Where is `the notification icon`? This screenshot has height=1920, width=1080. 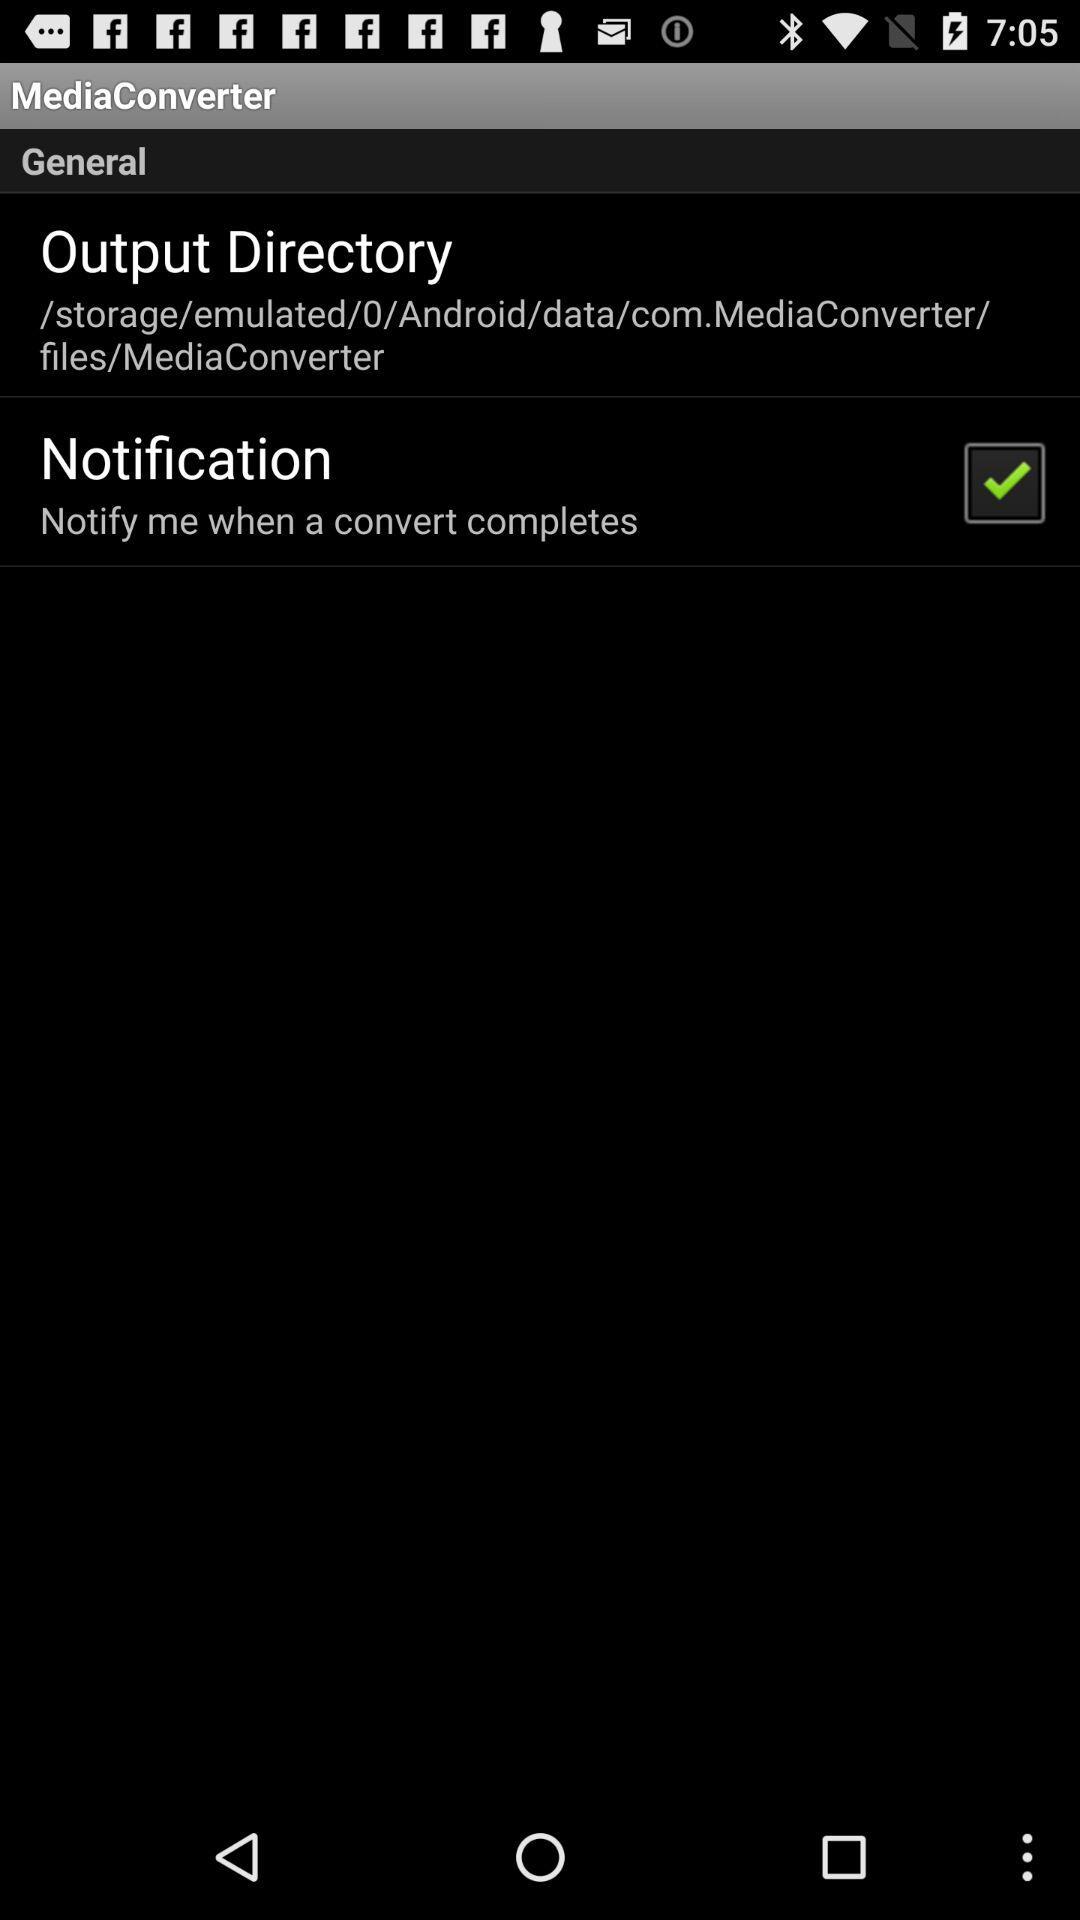 the notification icon is located at coordinates (186, 455).